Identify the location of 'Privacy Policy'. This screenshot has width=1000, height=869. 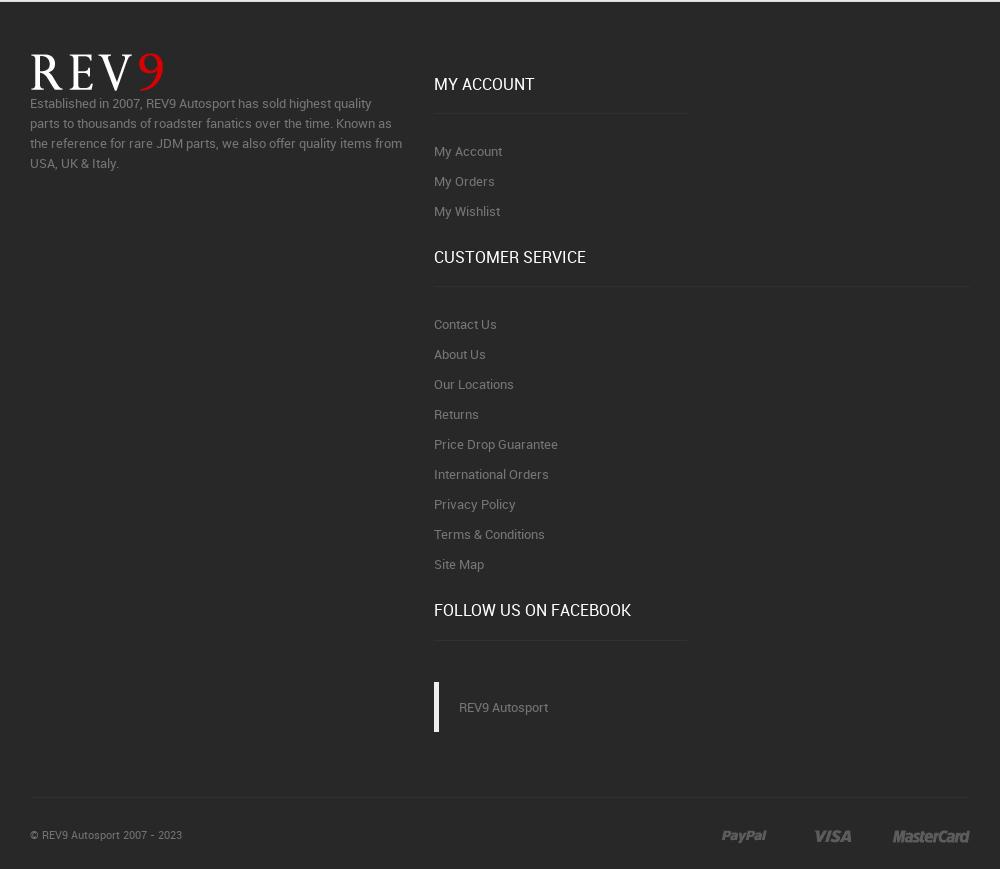
(474, 502).